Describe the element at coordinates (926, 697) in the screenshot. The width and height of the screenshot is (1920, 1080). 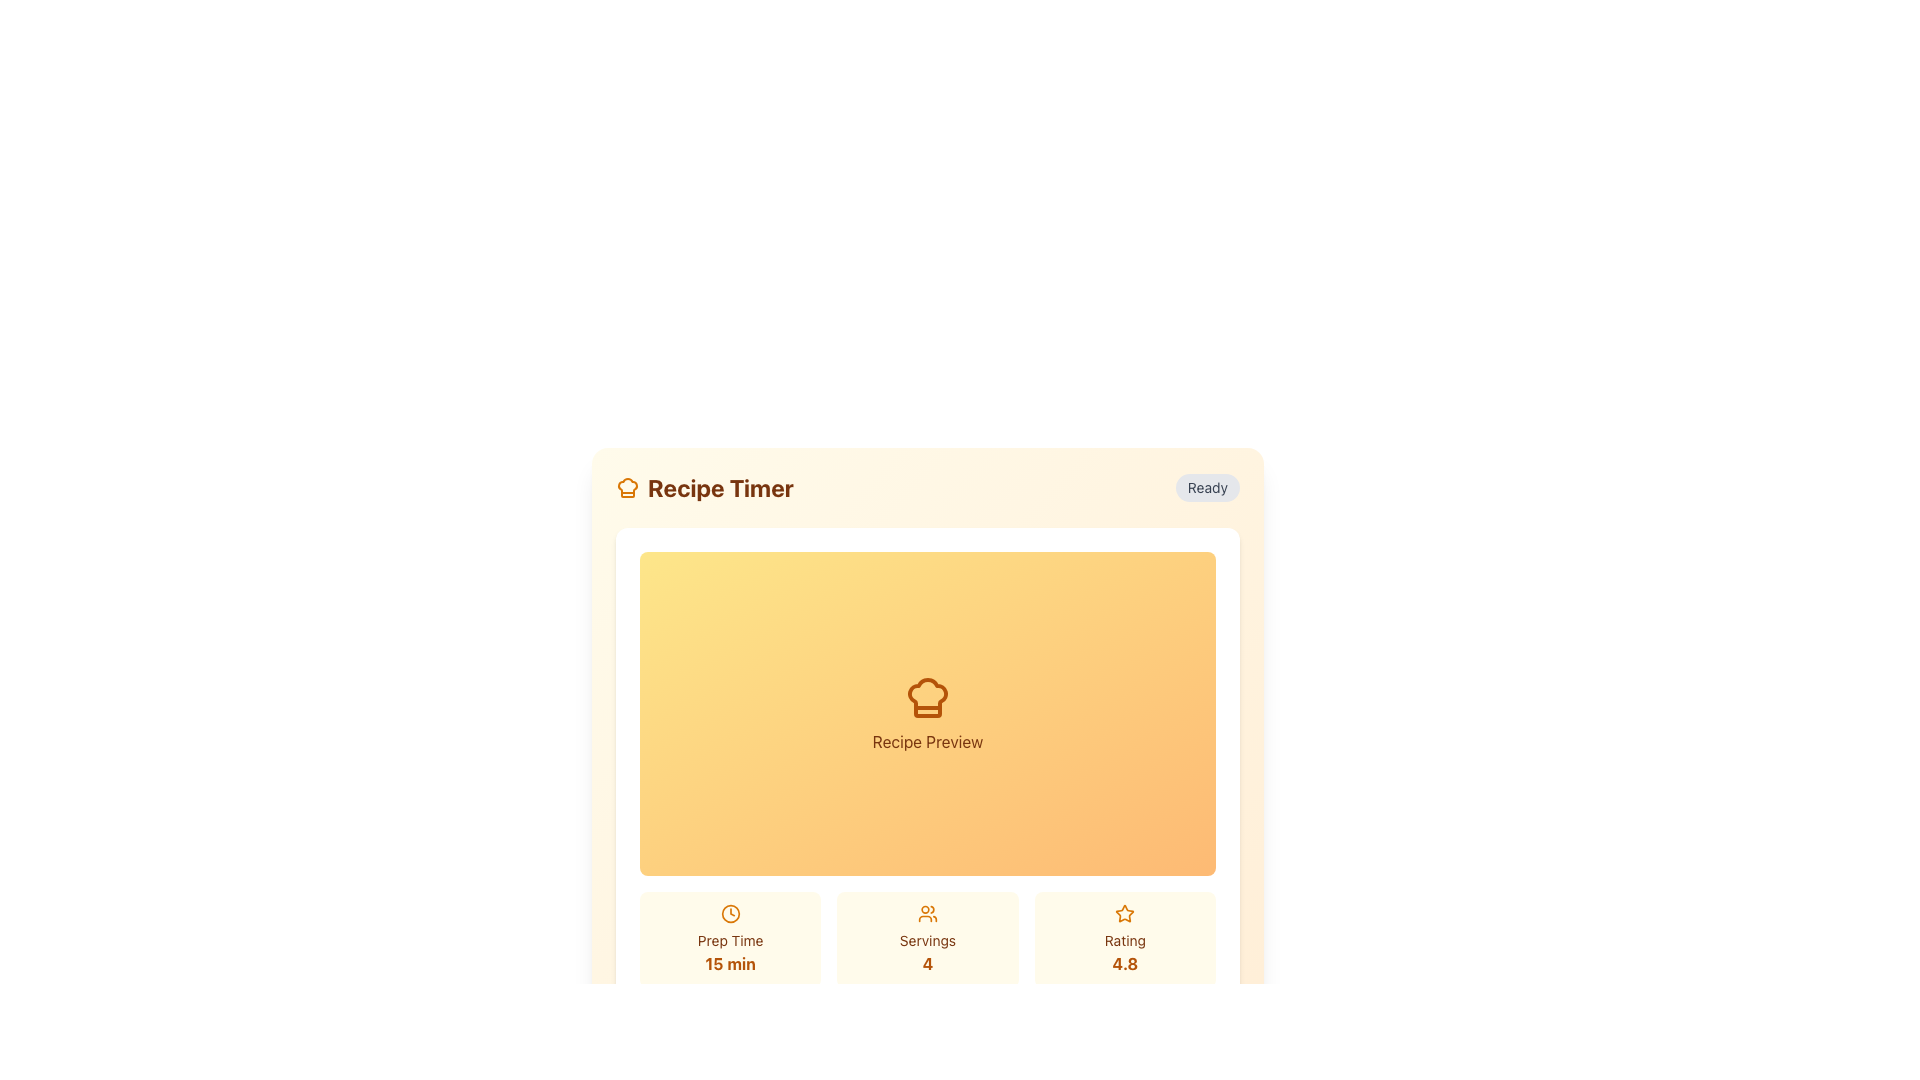
I see `the chef hat icon, which is styled with rounded edges and a line across the bottom, located within the orange rectangular area labeled 'Recipe Preview.'` at that location.